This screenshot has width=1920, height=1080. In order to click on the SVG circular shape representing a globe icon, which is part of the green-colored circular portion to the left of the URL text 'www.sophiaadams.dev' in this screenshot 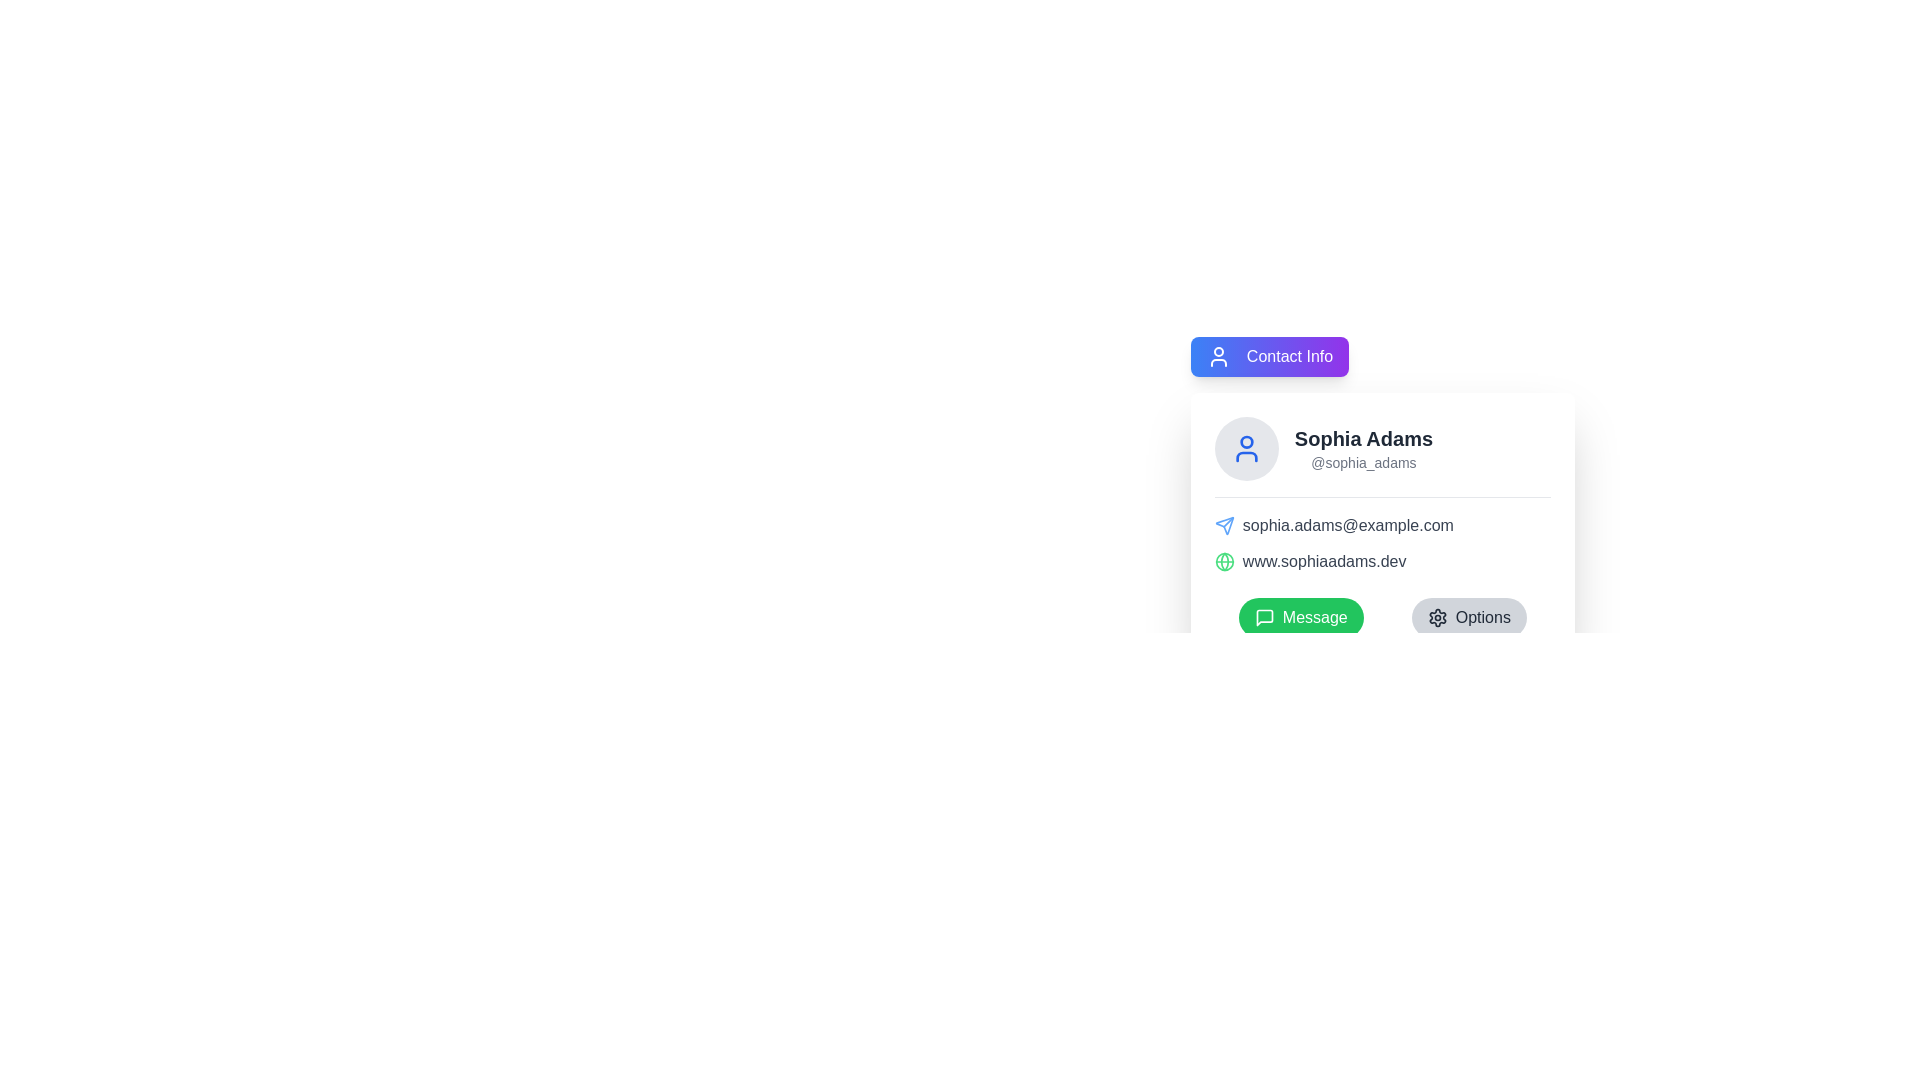, I will do `click(1223, 562)`.